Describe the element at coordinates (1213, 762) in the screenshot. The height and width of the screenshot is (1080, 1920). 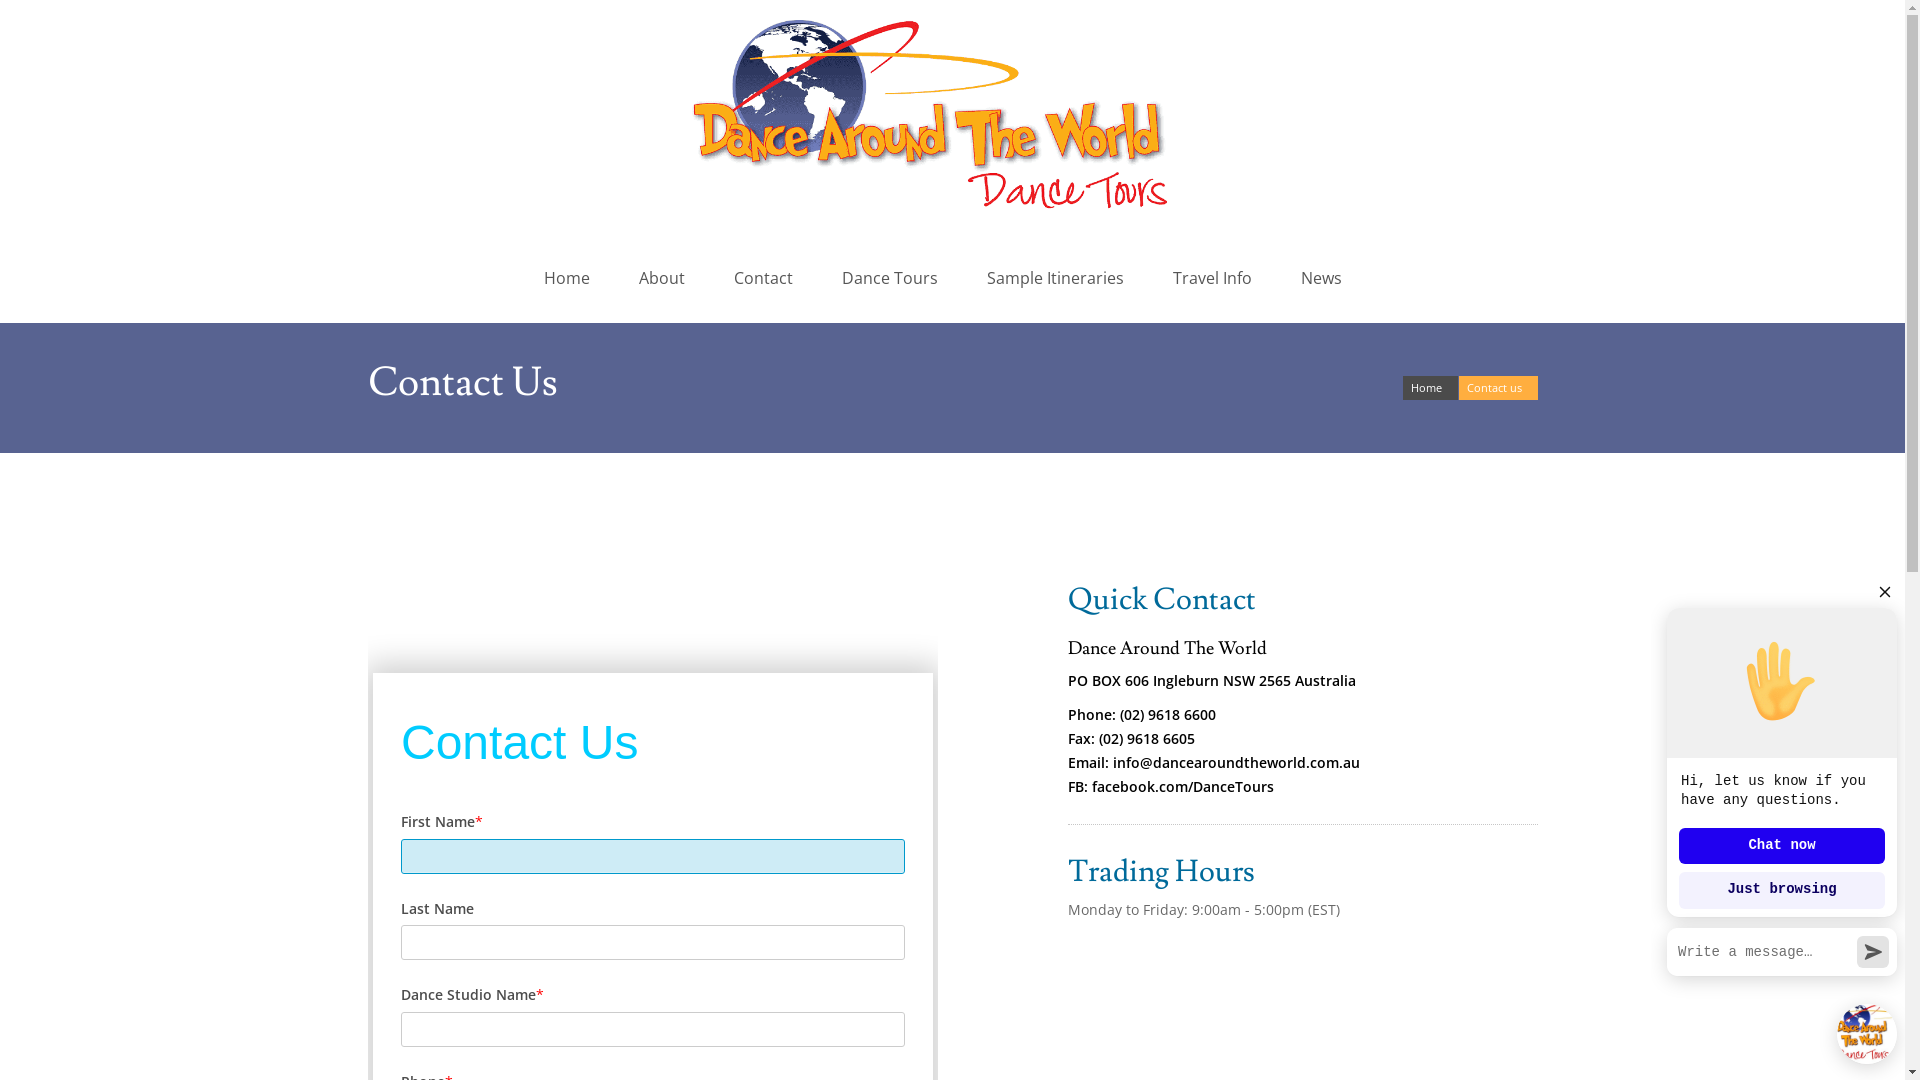
I see `'Email: info@dancearoundtheworld.com.au'` at that location.